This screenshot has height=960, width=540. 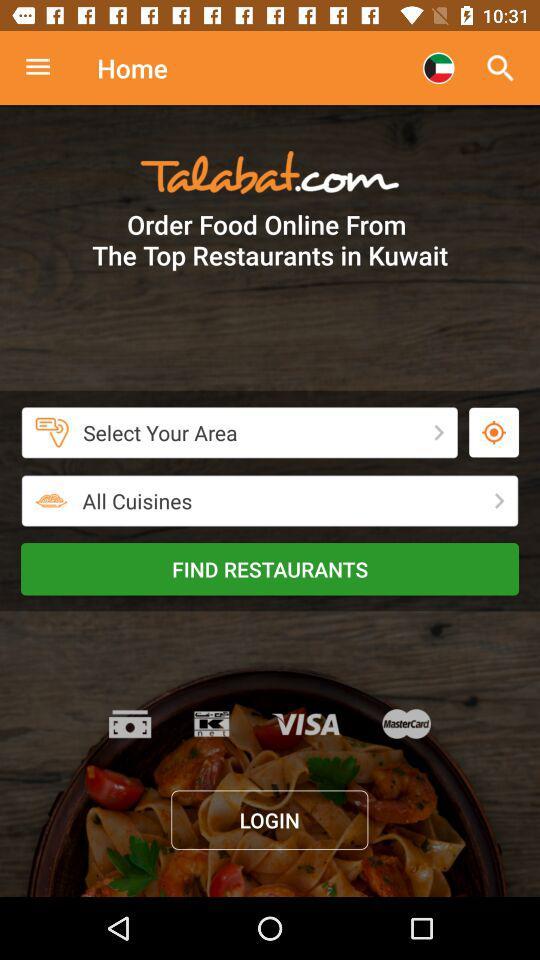 What do you see at coordinates (493, 432) in the screenshot?
I see `the button is used to select the area option` at bounding box center [493, 432].